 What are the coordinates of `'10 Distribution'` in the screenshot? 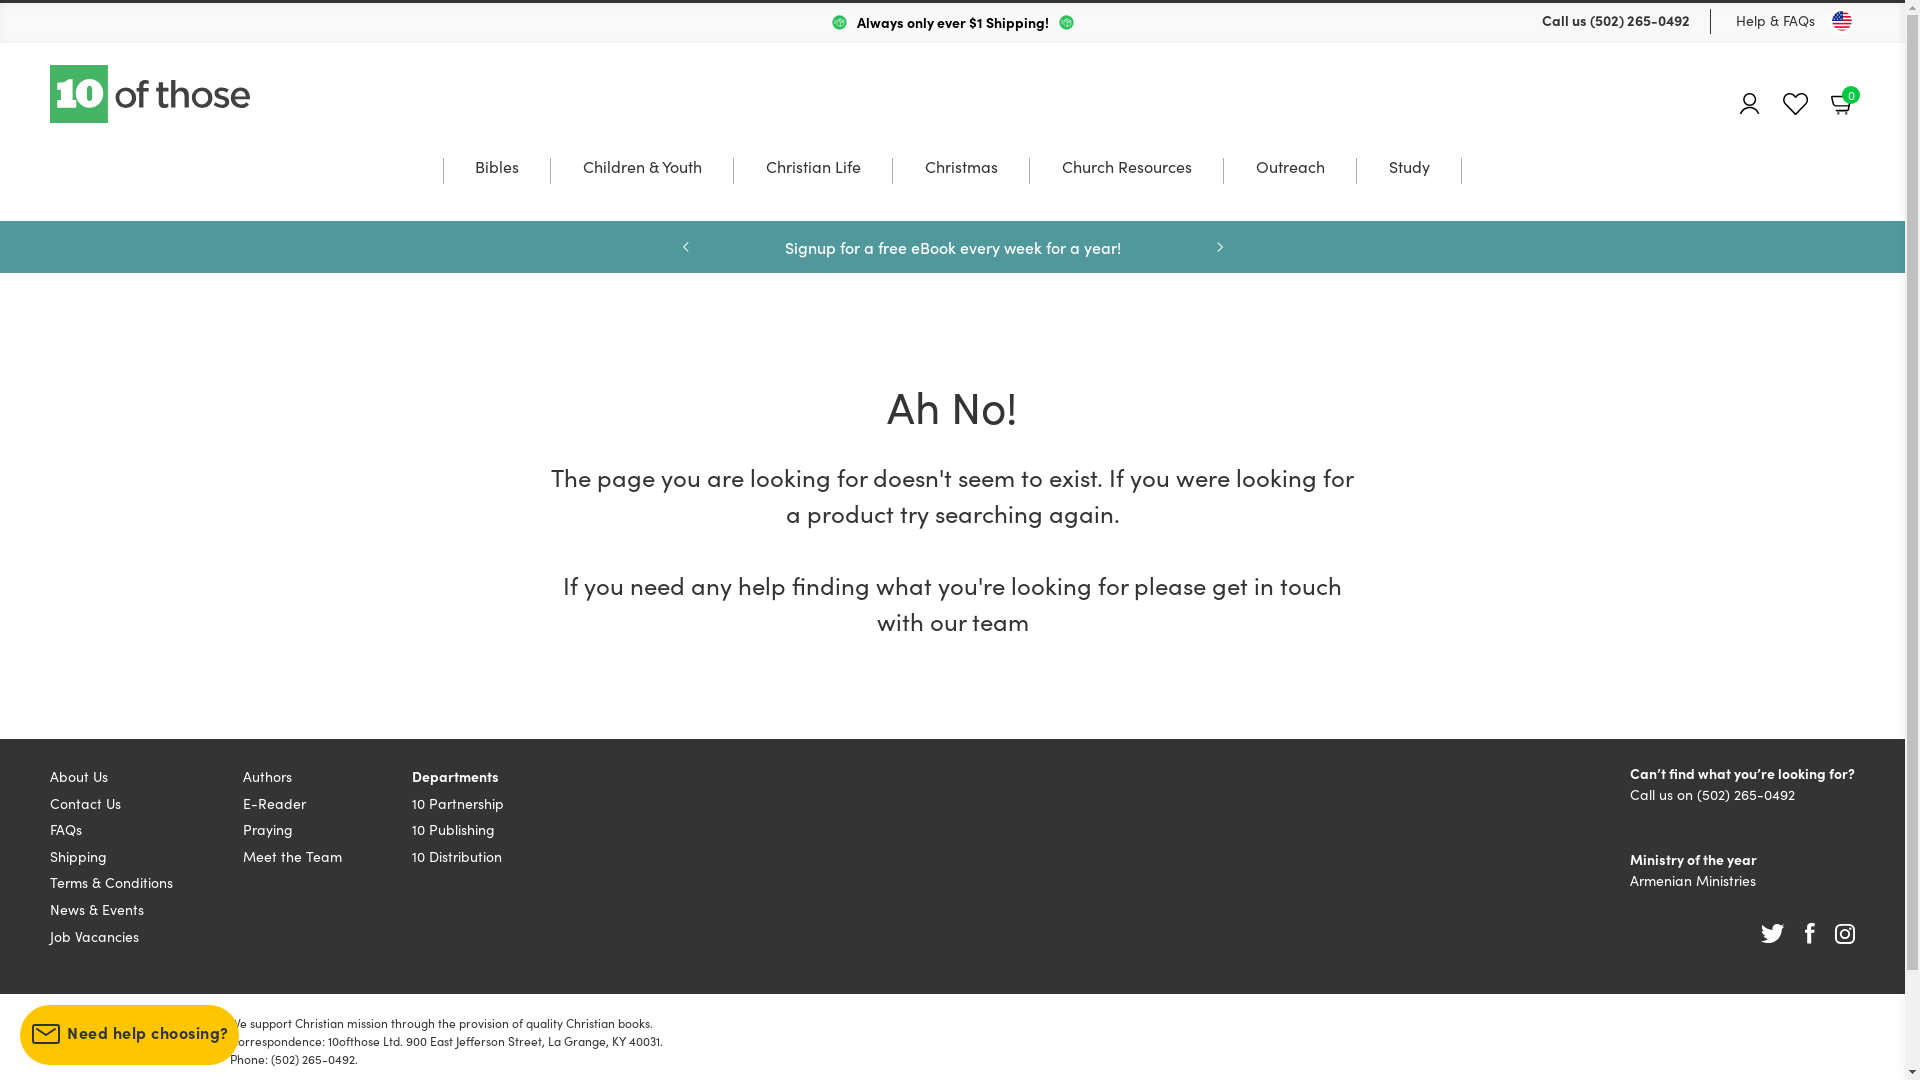 It's located at (455, 855).